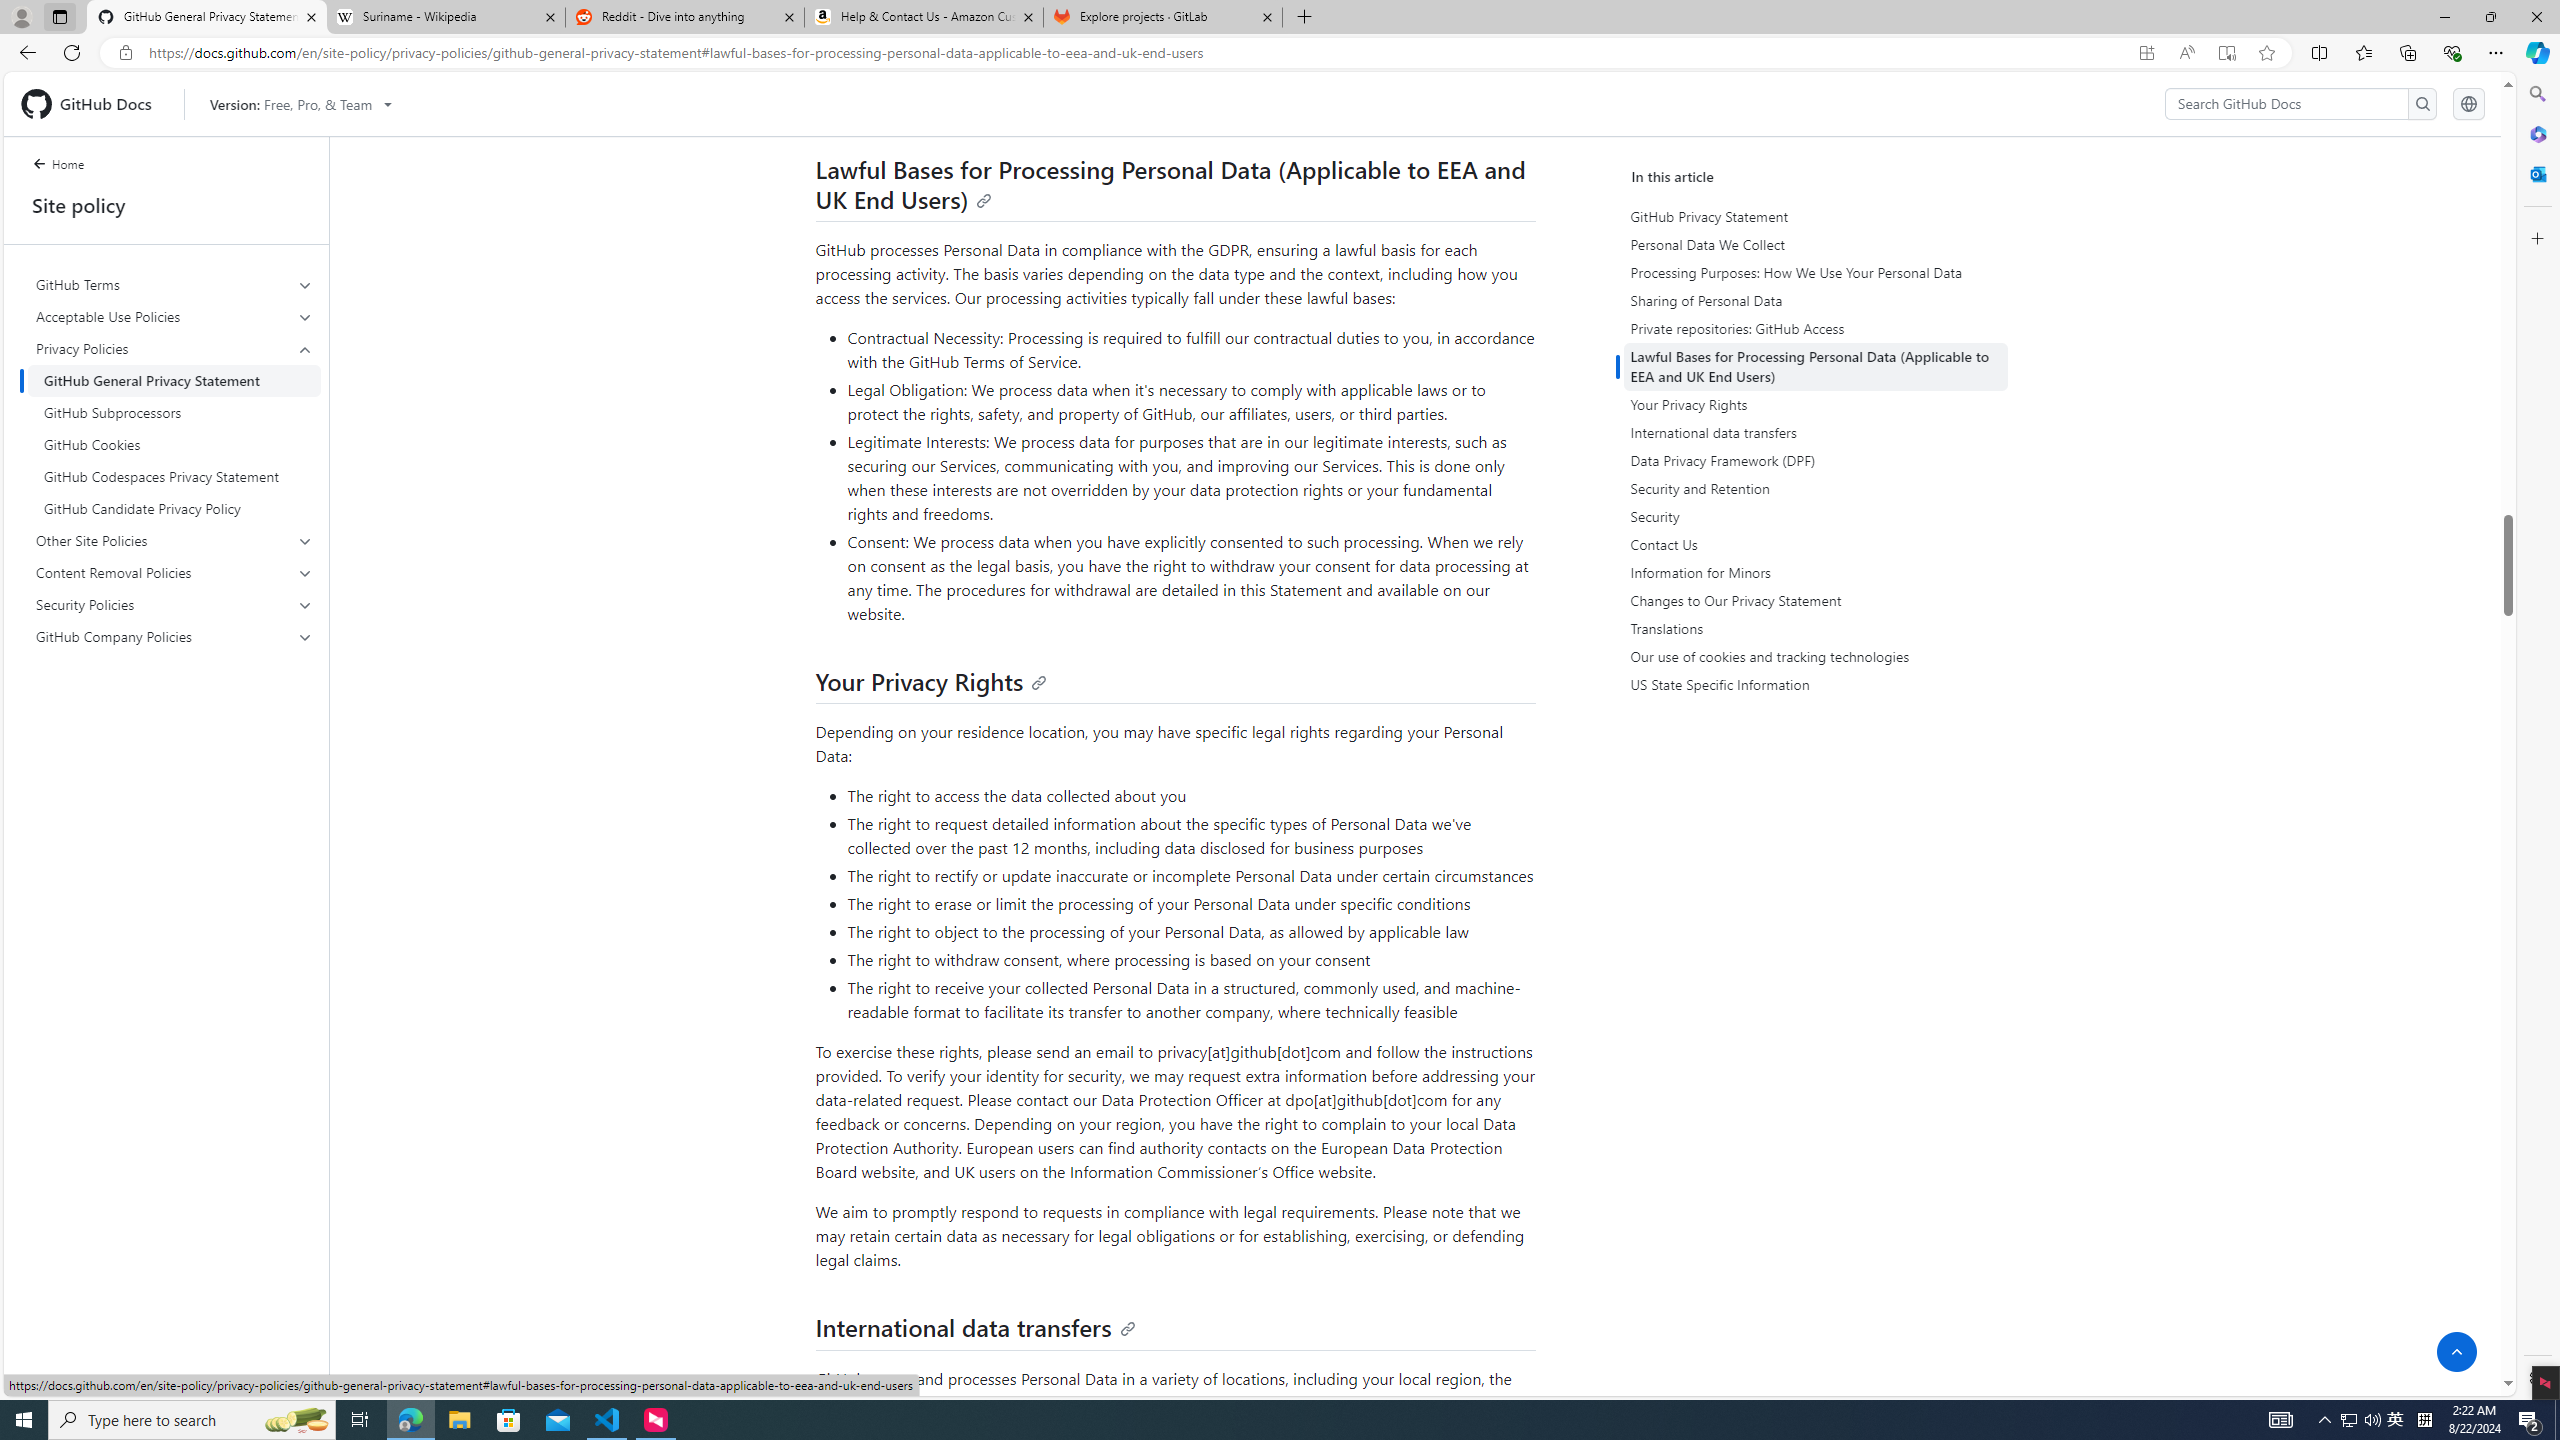 This screenshot has height=1440, width=2560. What do you see at coordinates (174, 444) in the screenshot?
I see `'GitHub Cookies'` at bounding box center [174, 444].